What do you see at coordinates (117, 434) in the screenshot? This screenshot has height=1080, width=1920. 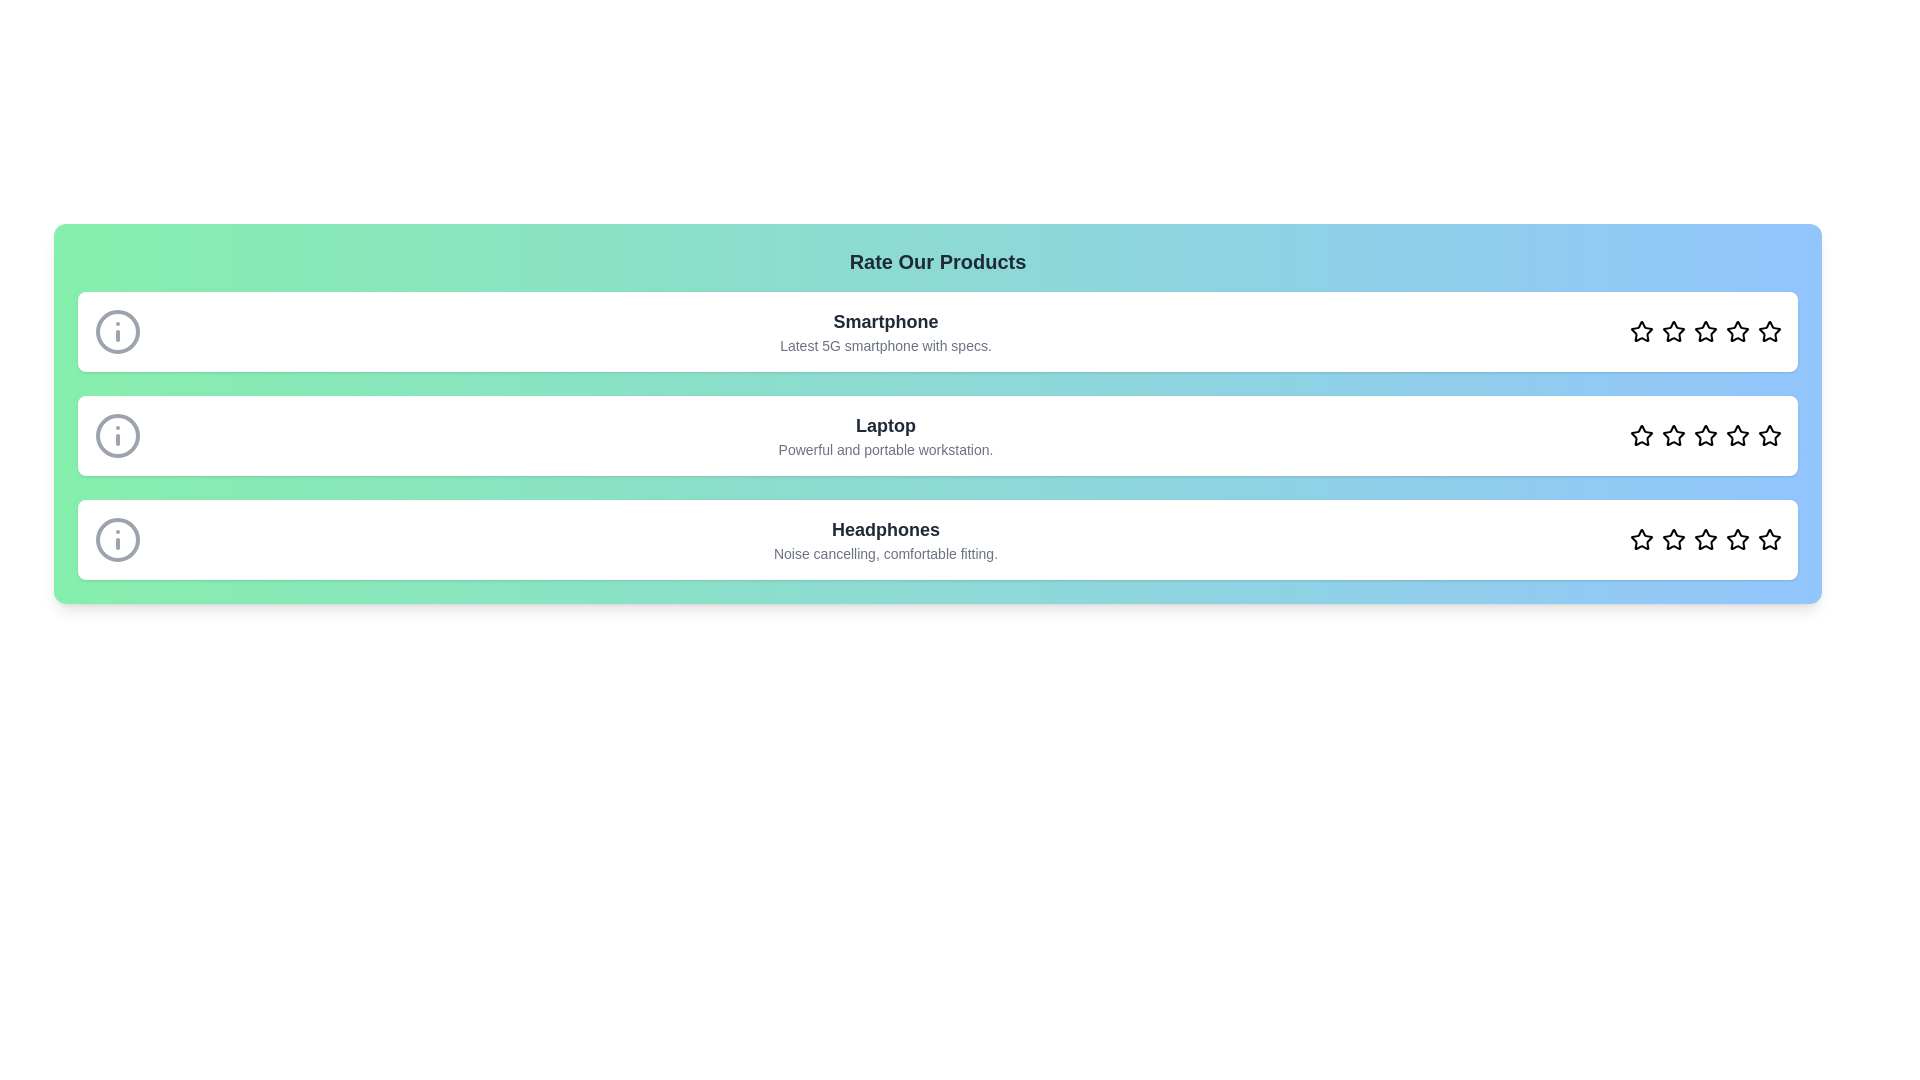 I see `the information icon, which is a gray outlined circle with a smaller letter 'i' in the center, located next to the 'Laptop' section` at bounding box center [117, 434].